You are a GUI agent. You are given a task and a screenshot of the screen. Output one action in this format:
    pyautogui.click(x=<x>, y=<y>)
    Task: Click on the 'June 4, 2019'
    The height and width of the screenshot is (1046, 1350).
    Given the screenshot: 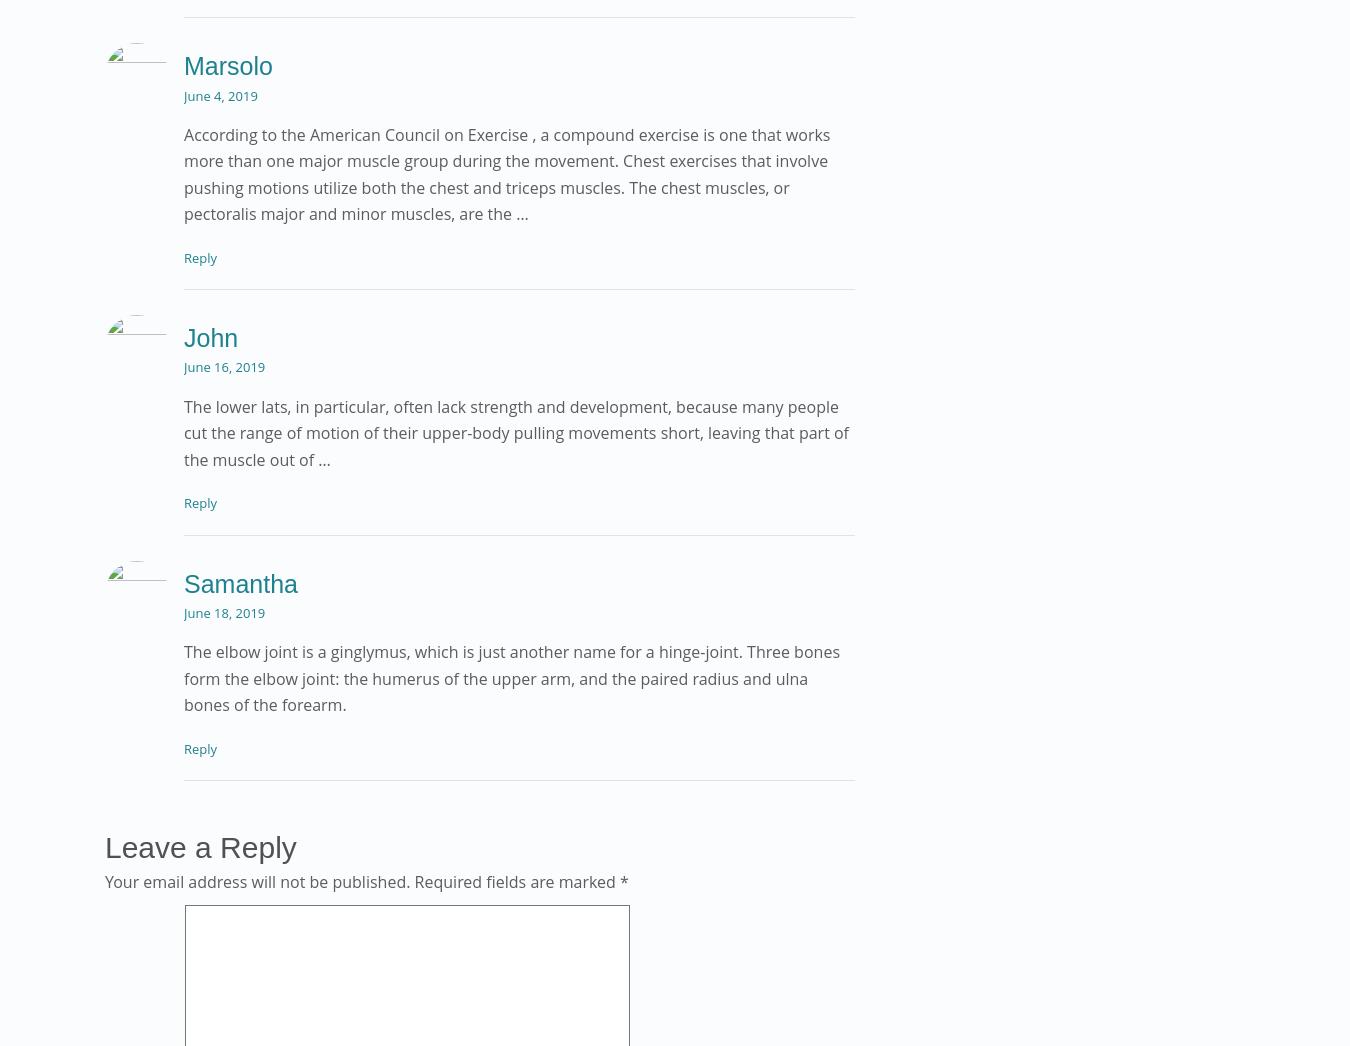 What is the action you would take?
    pyautogui.click(x=184, y=94)
    